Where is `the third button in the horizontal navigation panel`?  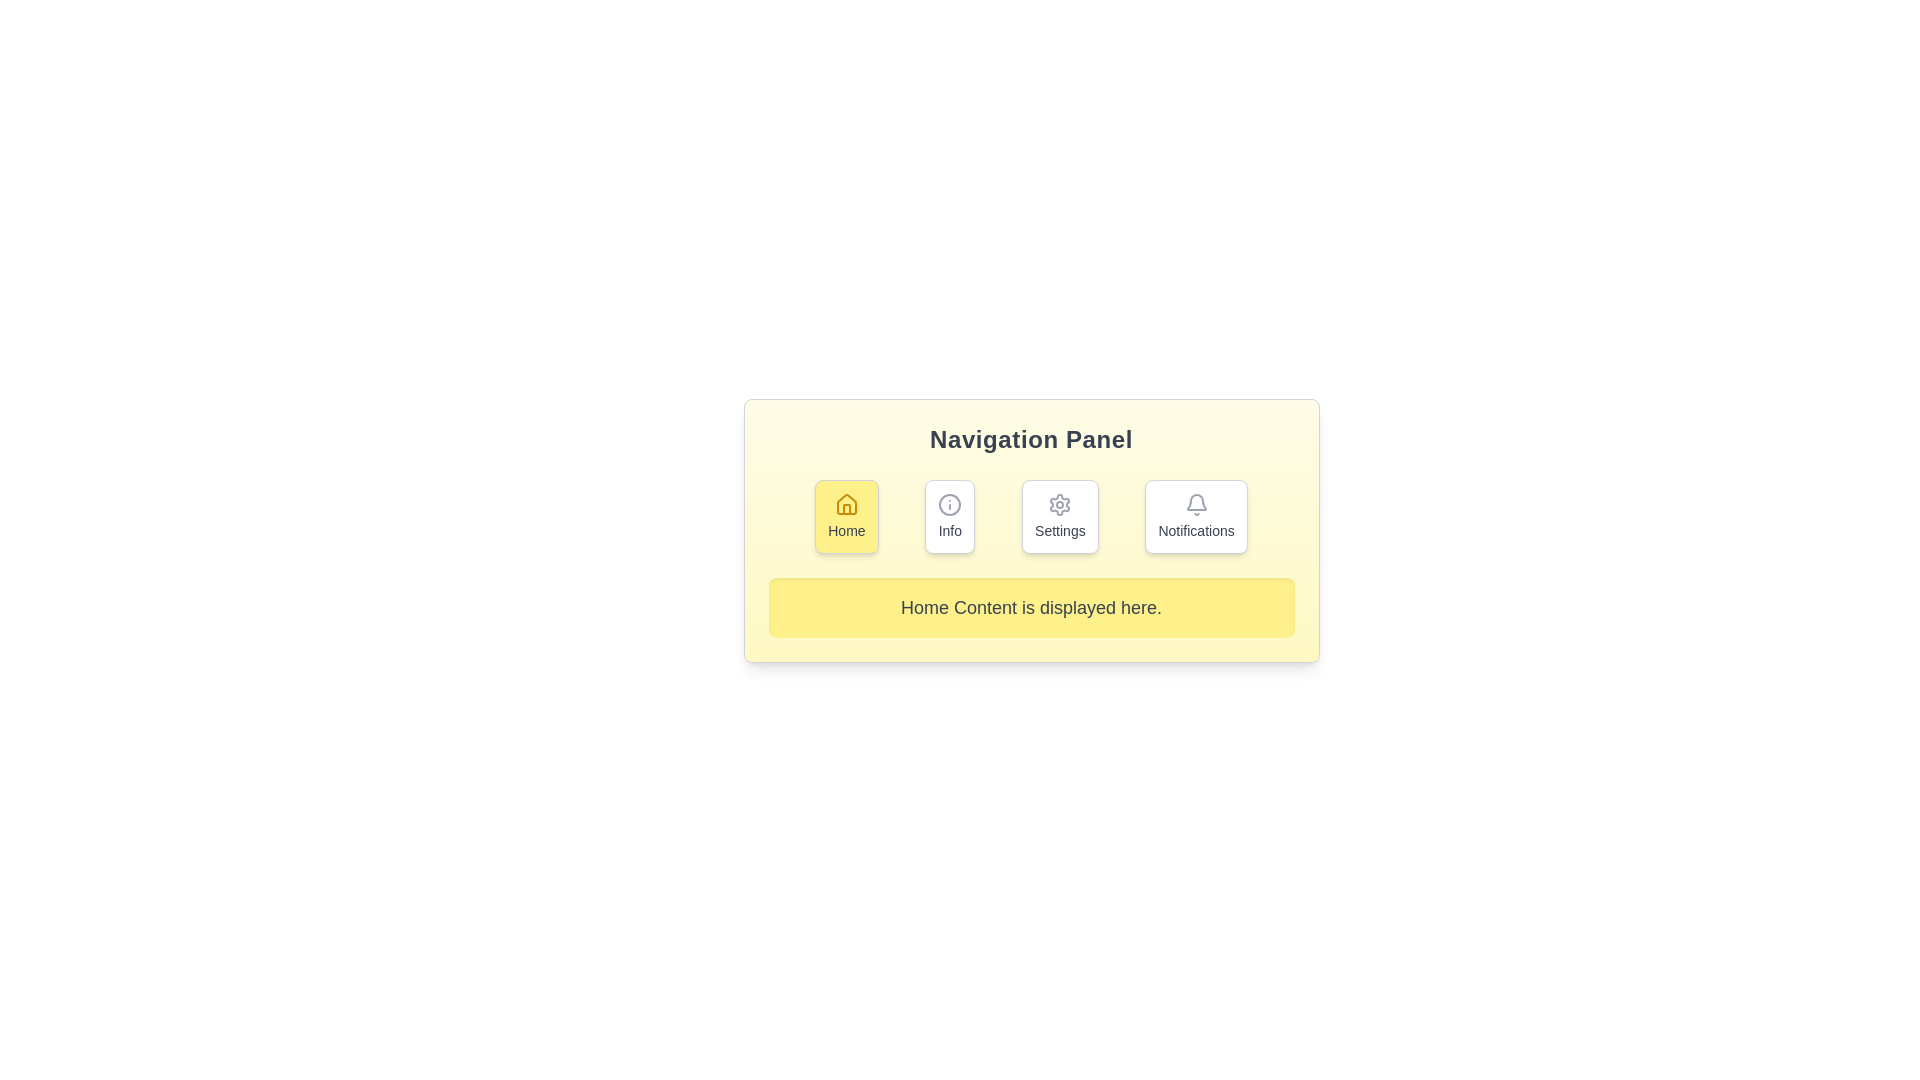 the third button in the horizontal navigation panel is located at coordinates (1059, 515).